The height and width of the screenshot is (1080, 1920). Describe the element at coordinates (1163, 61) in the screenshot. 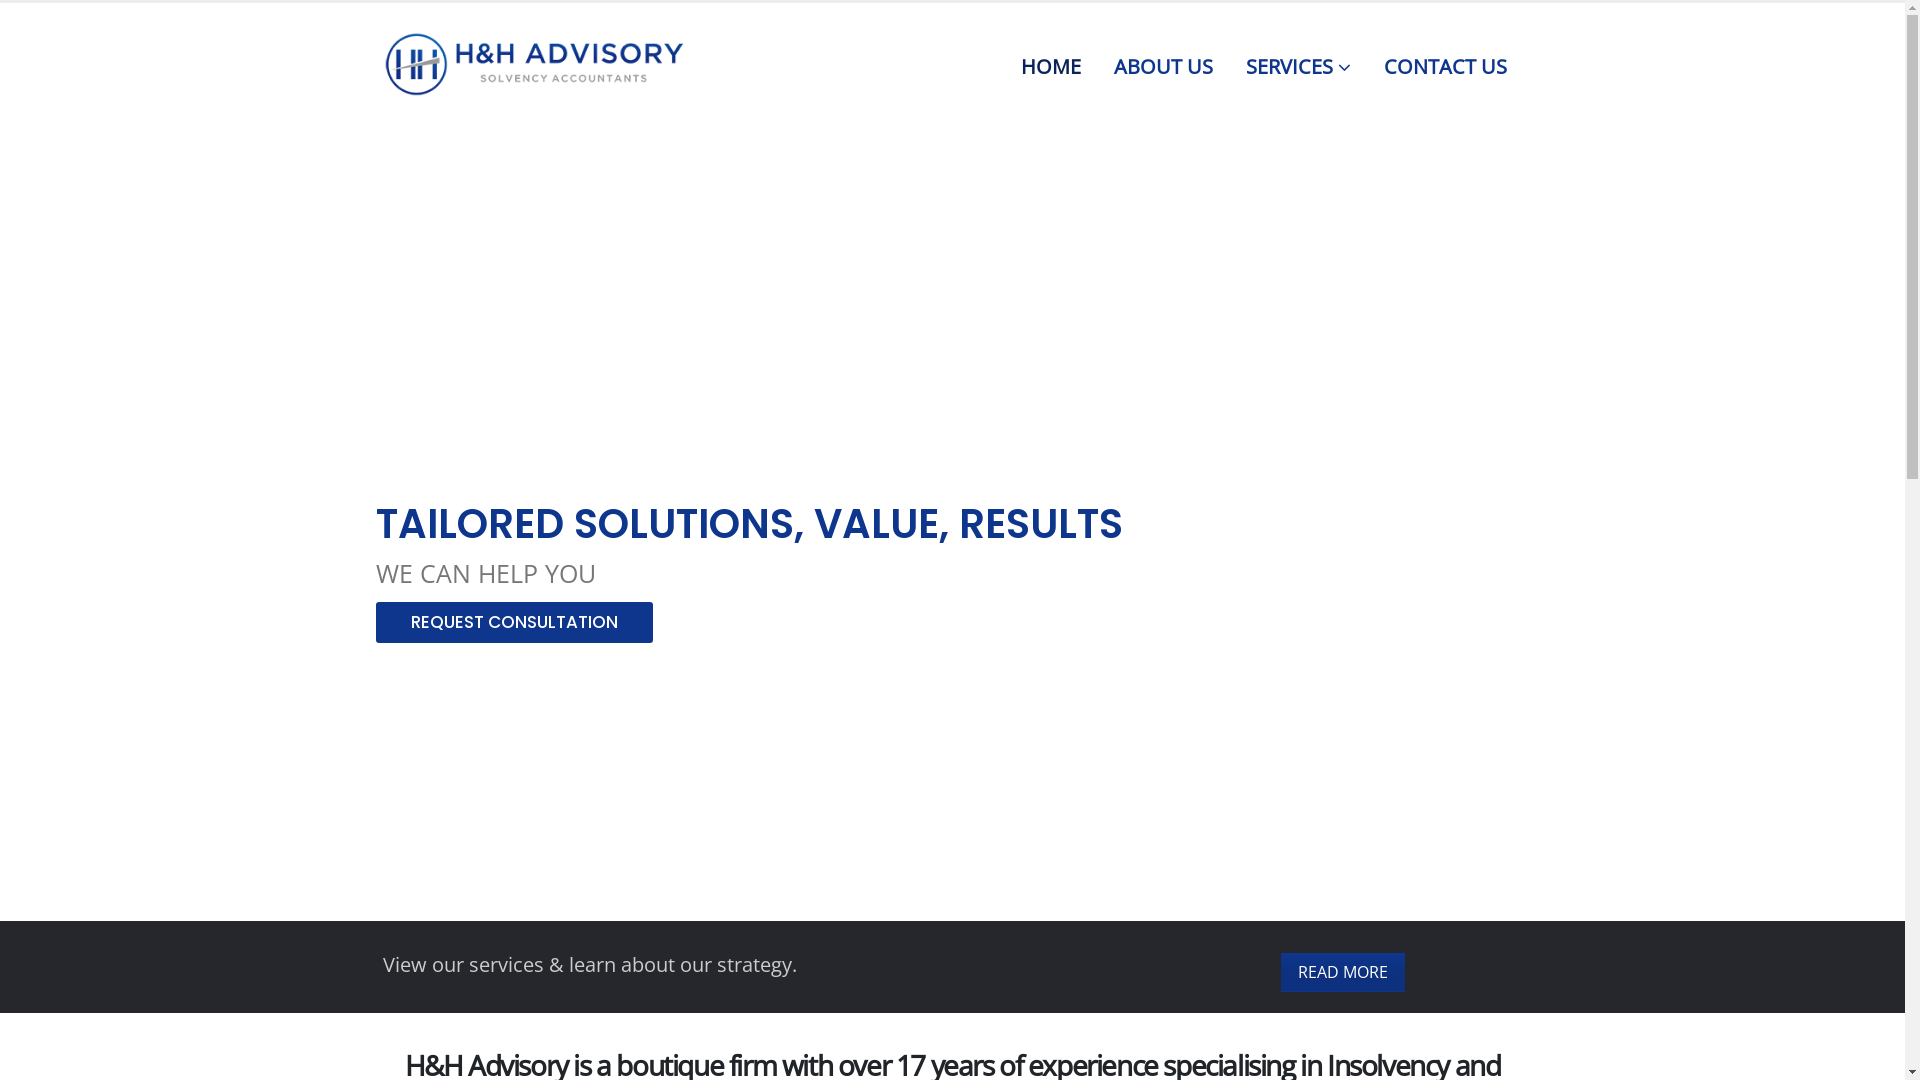

I see `'ABOUT US'` at that location.